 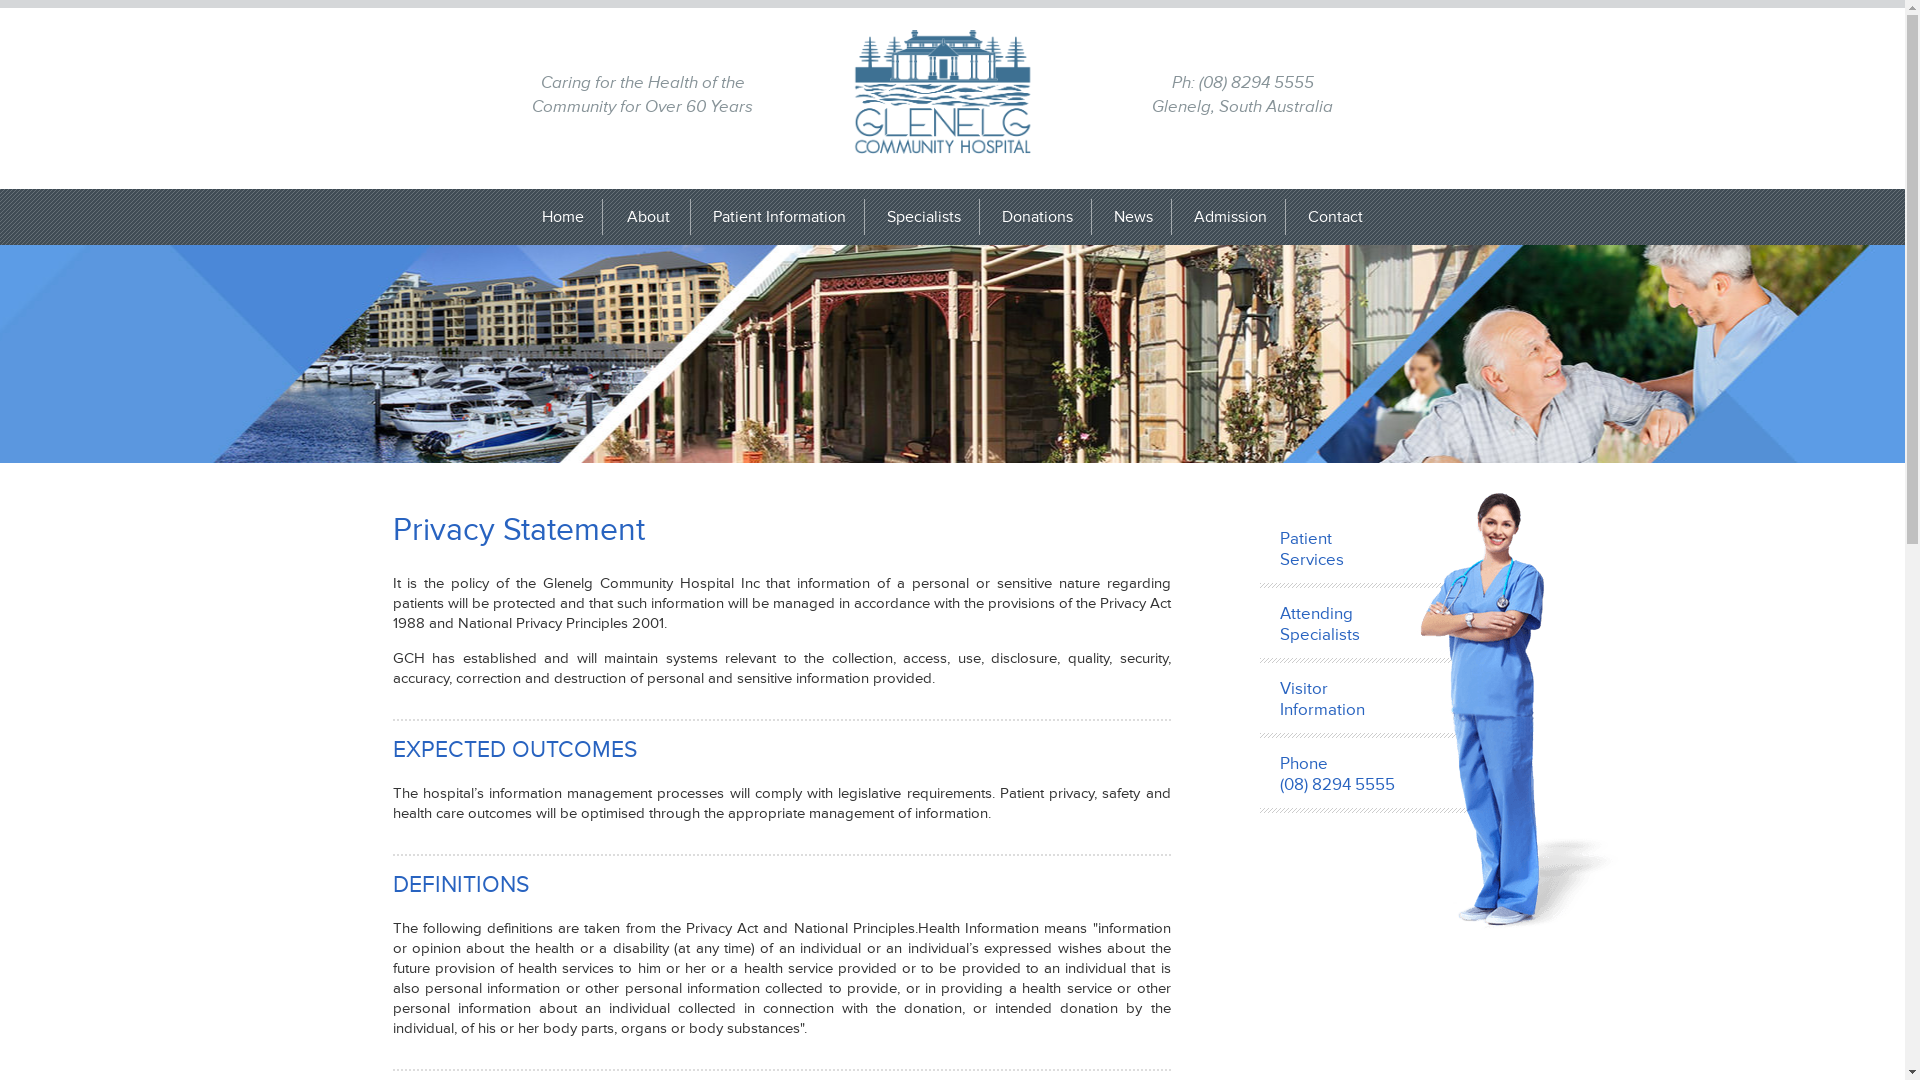 I want to click on 'Attending, so click(x=1390, y=624).